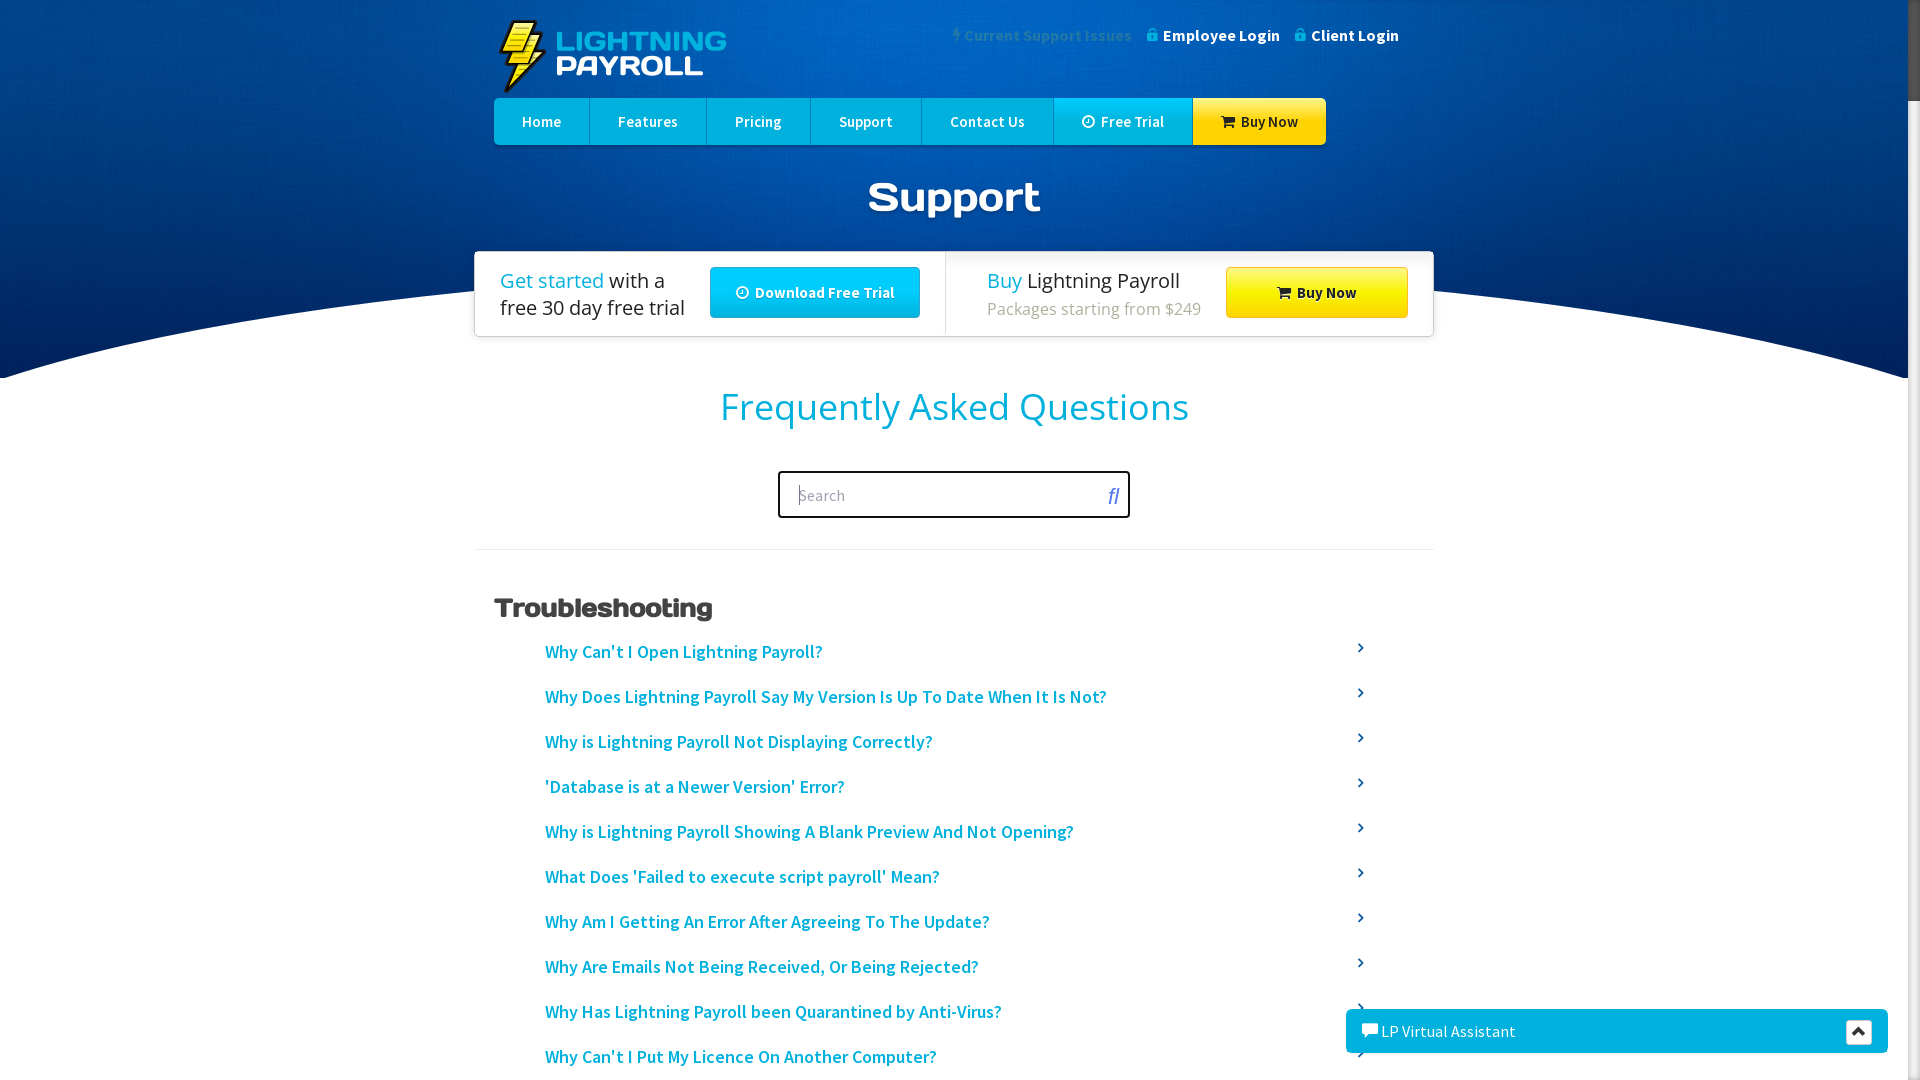 The image size is (1920, 1080). What do you see at coordinates (710, 292) in the screenshot?
I see `'  Download Free Trial'` at bounding box center [710, 292].